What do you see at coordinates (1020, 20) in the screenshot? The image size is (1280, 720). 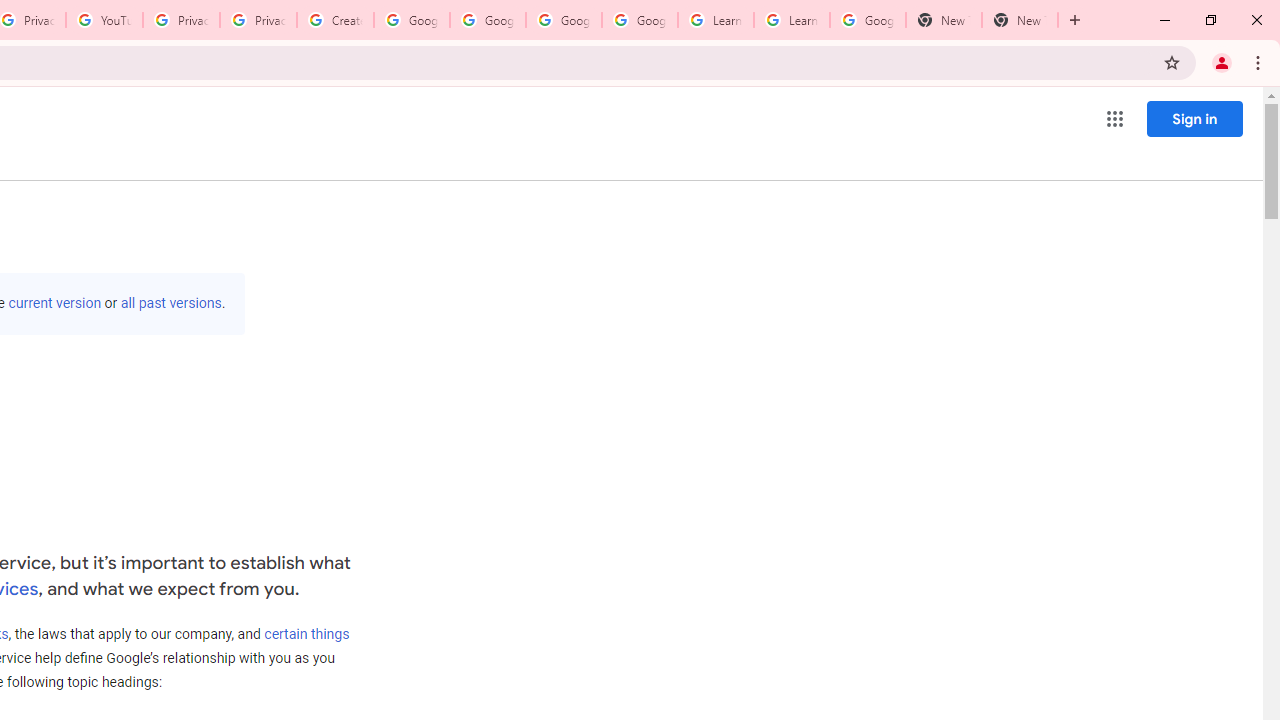 I see `'New Tab'` at bounding box center [1020, 20].